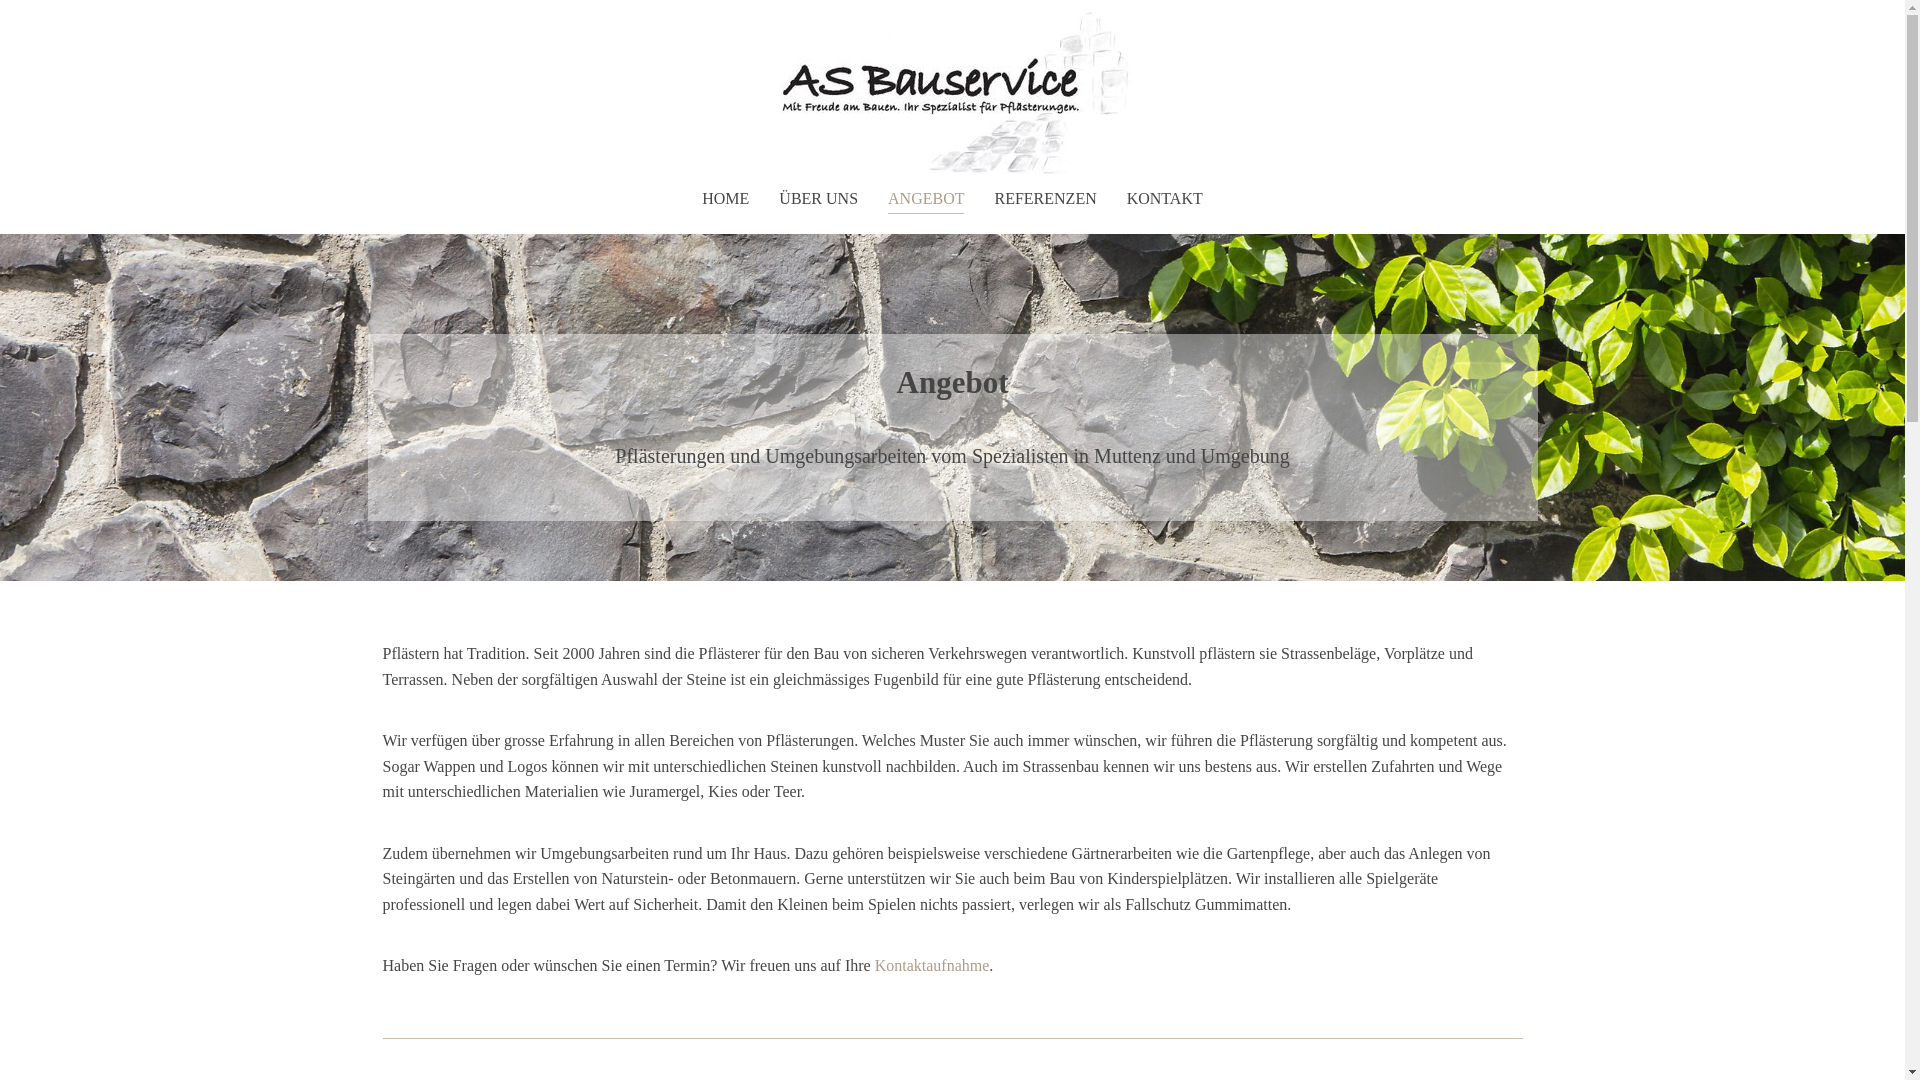 The height and width of the screenshot is (1080, 1920). What do you see at coordinates (925, 199) in the screenshot?
I see `'ANGEBOT'` at bounding box center [925, 199].